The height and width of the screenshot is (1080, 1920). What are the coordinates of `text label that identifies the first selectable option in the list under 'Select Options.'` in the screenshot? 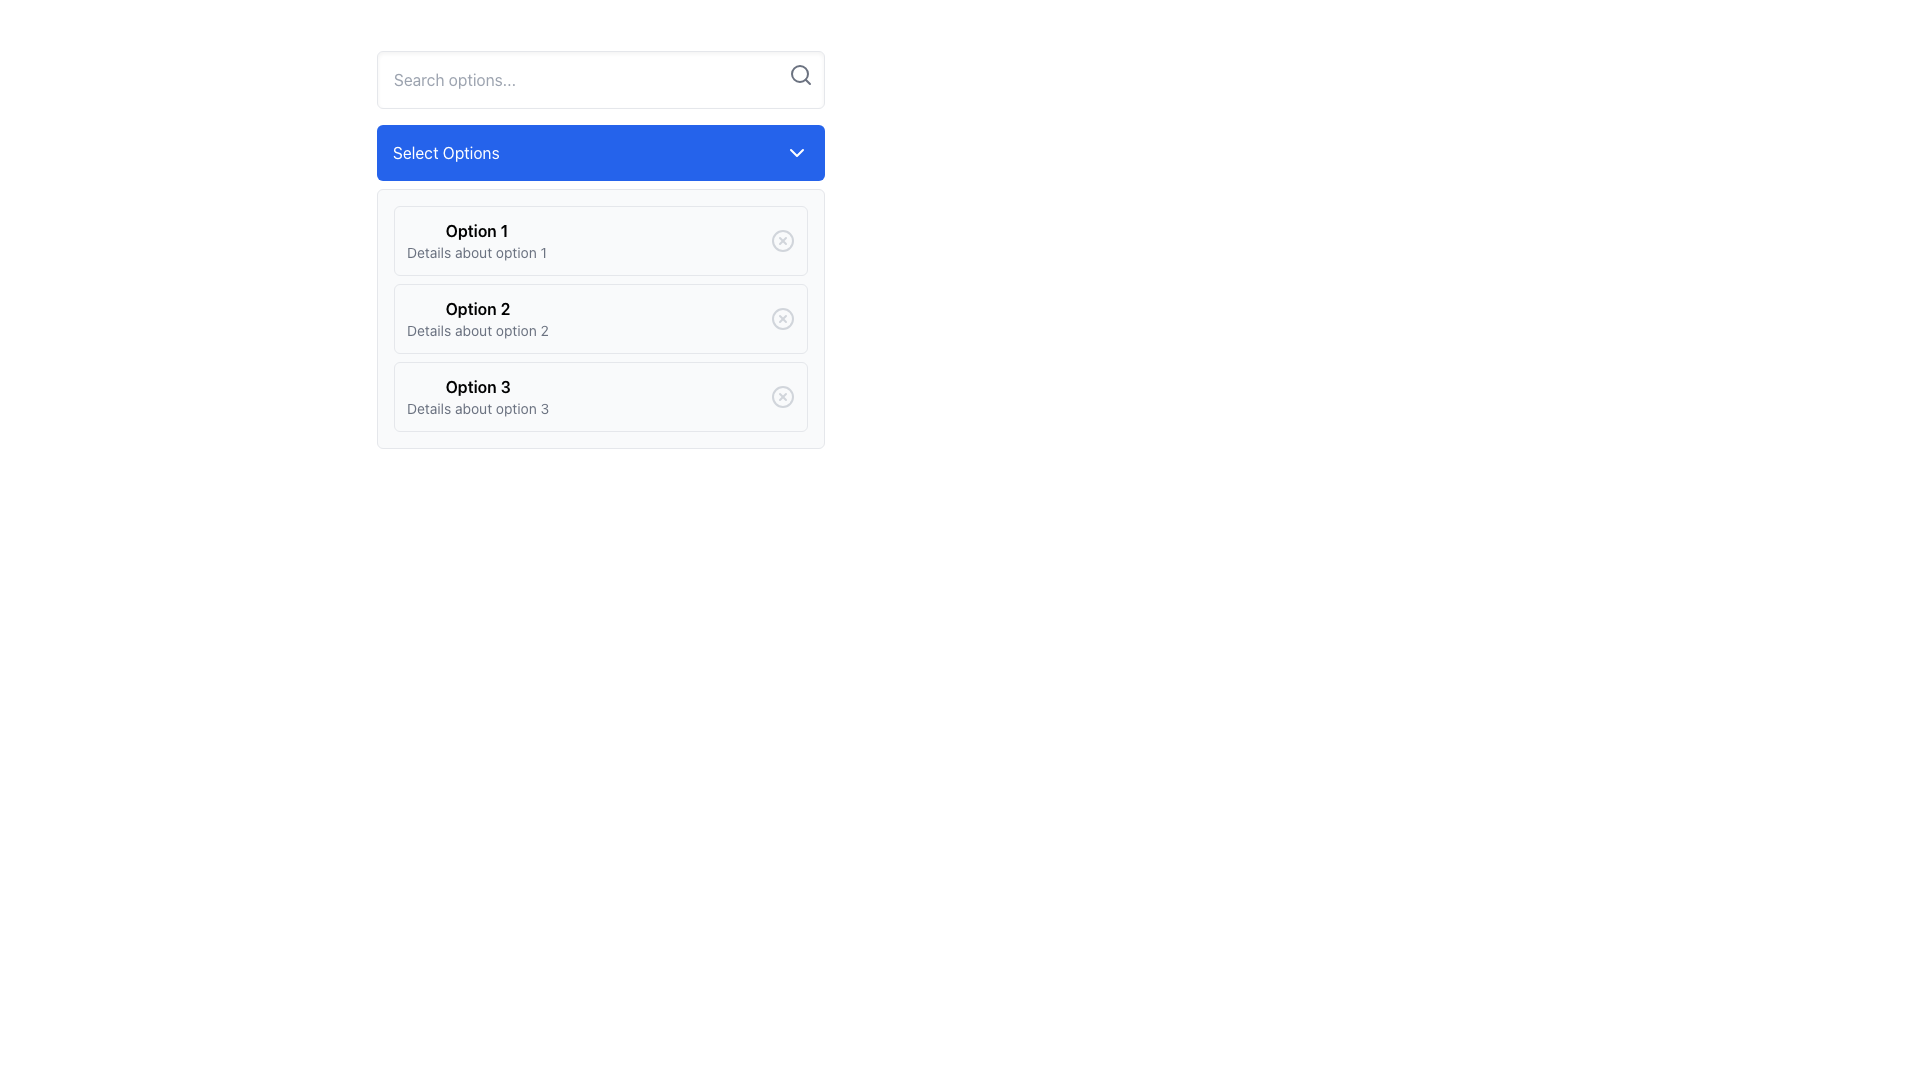 It's located at (475, 230).